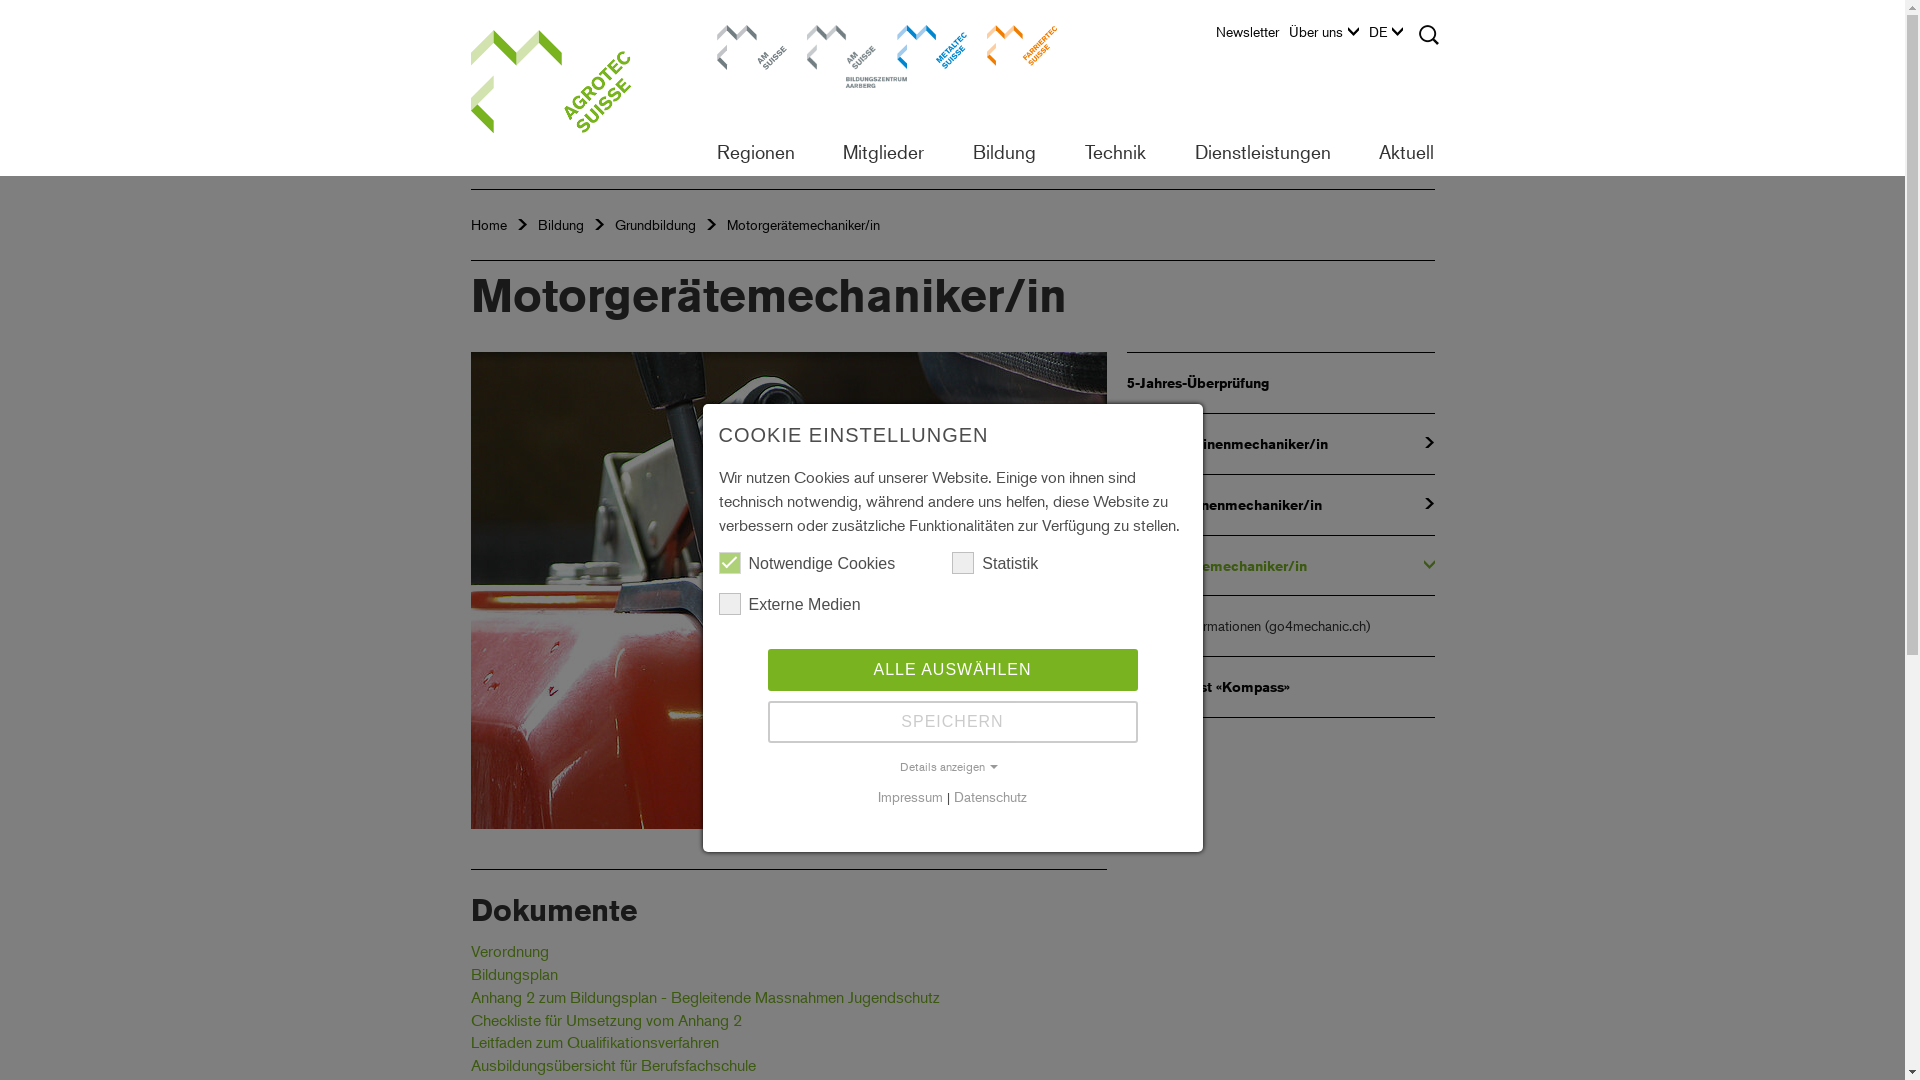 The width and height of the screenshot is (1920, 1080). Describe the element at coordinates (909, 795) in the screenshot. I see `'Impressum'` at that location.